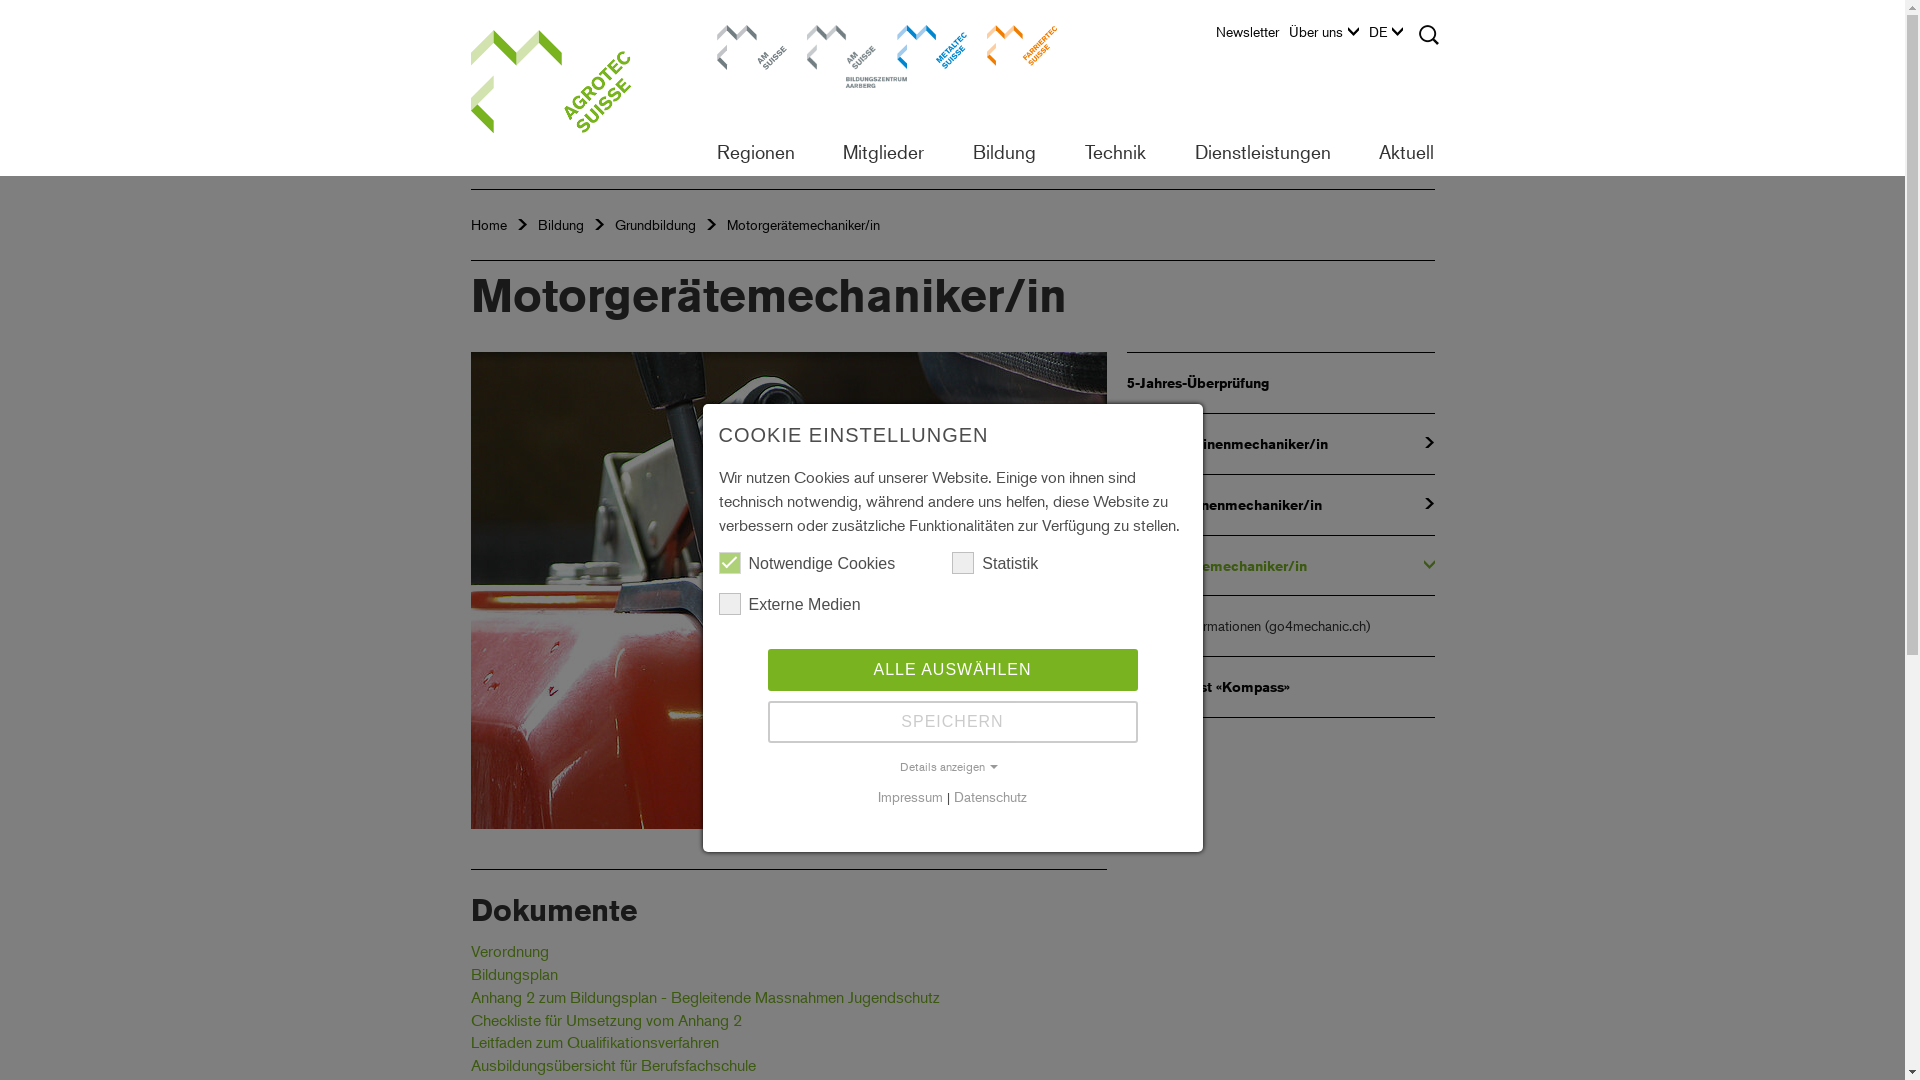 The width and height of the screenshot is (1920, 1080). Describe the element at coordinates (909, 795) in the screenshot. I see `'Impressum'` at that location.